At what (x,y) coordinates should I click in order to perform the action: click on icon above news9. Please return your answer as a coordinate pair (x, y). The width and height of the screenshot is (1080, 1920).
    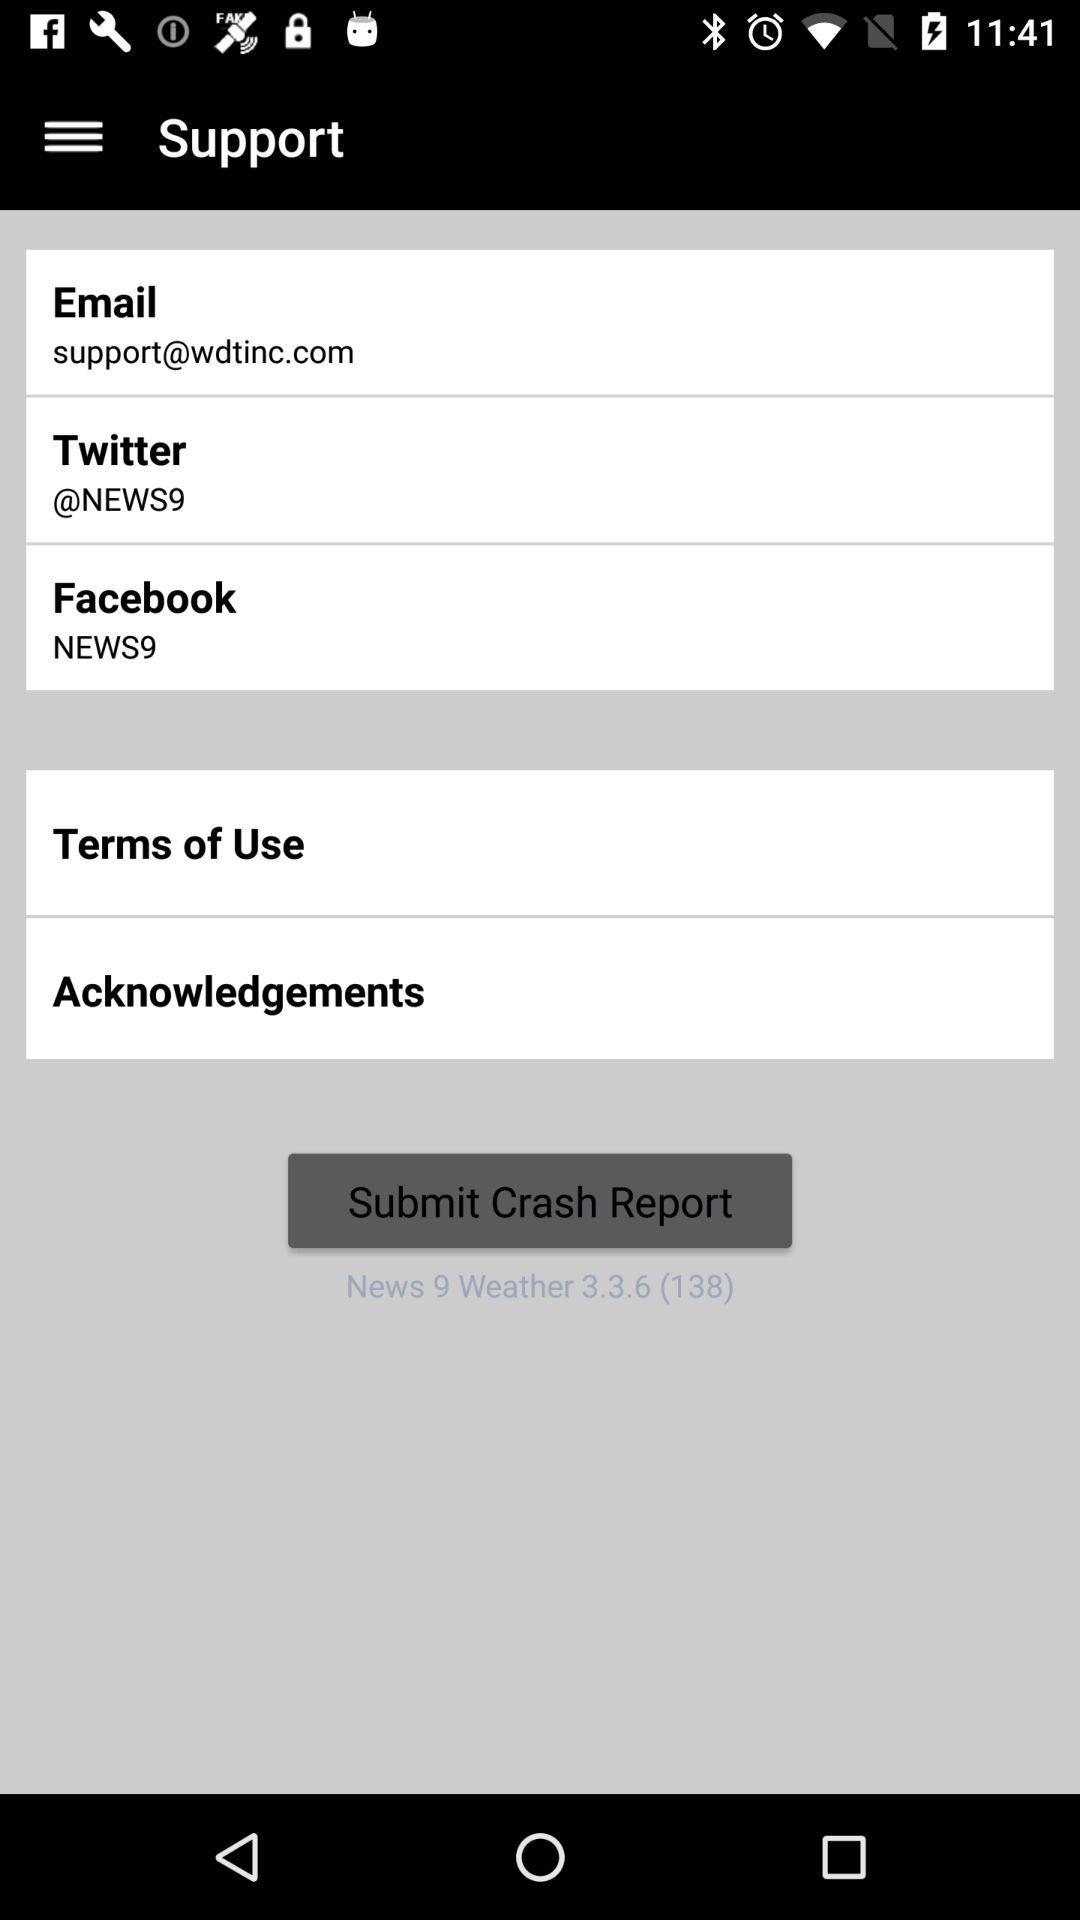
    Looking at the image, I should click on (358, 595).